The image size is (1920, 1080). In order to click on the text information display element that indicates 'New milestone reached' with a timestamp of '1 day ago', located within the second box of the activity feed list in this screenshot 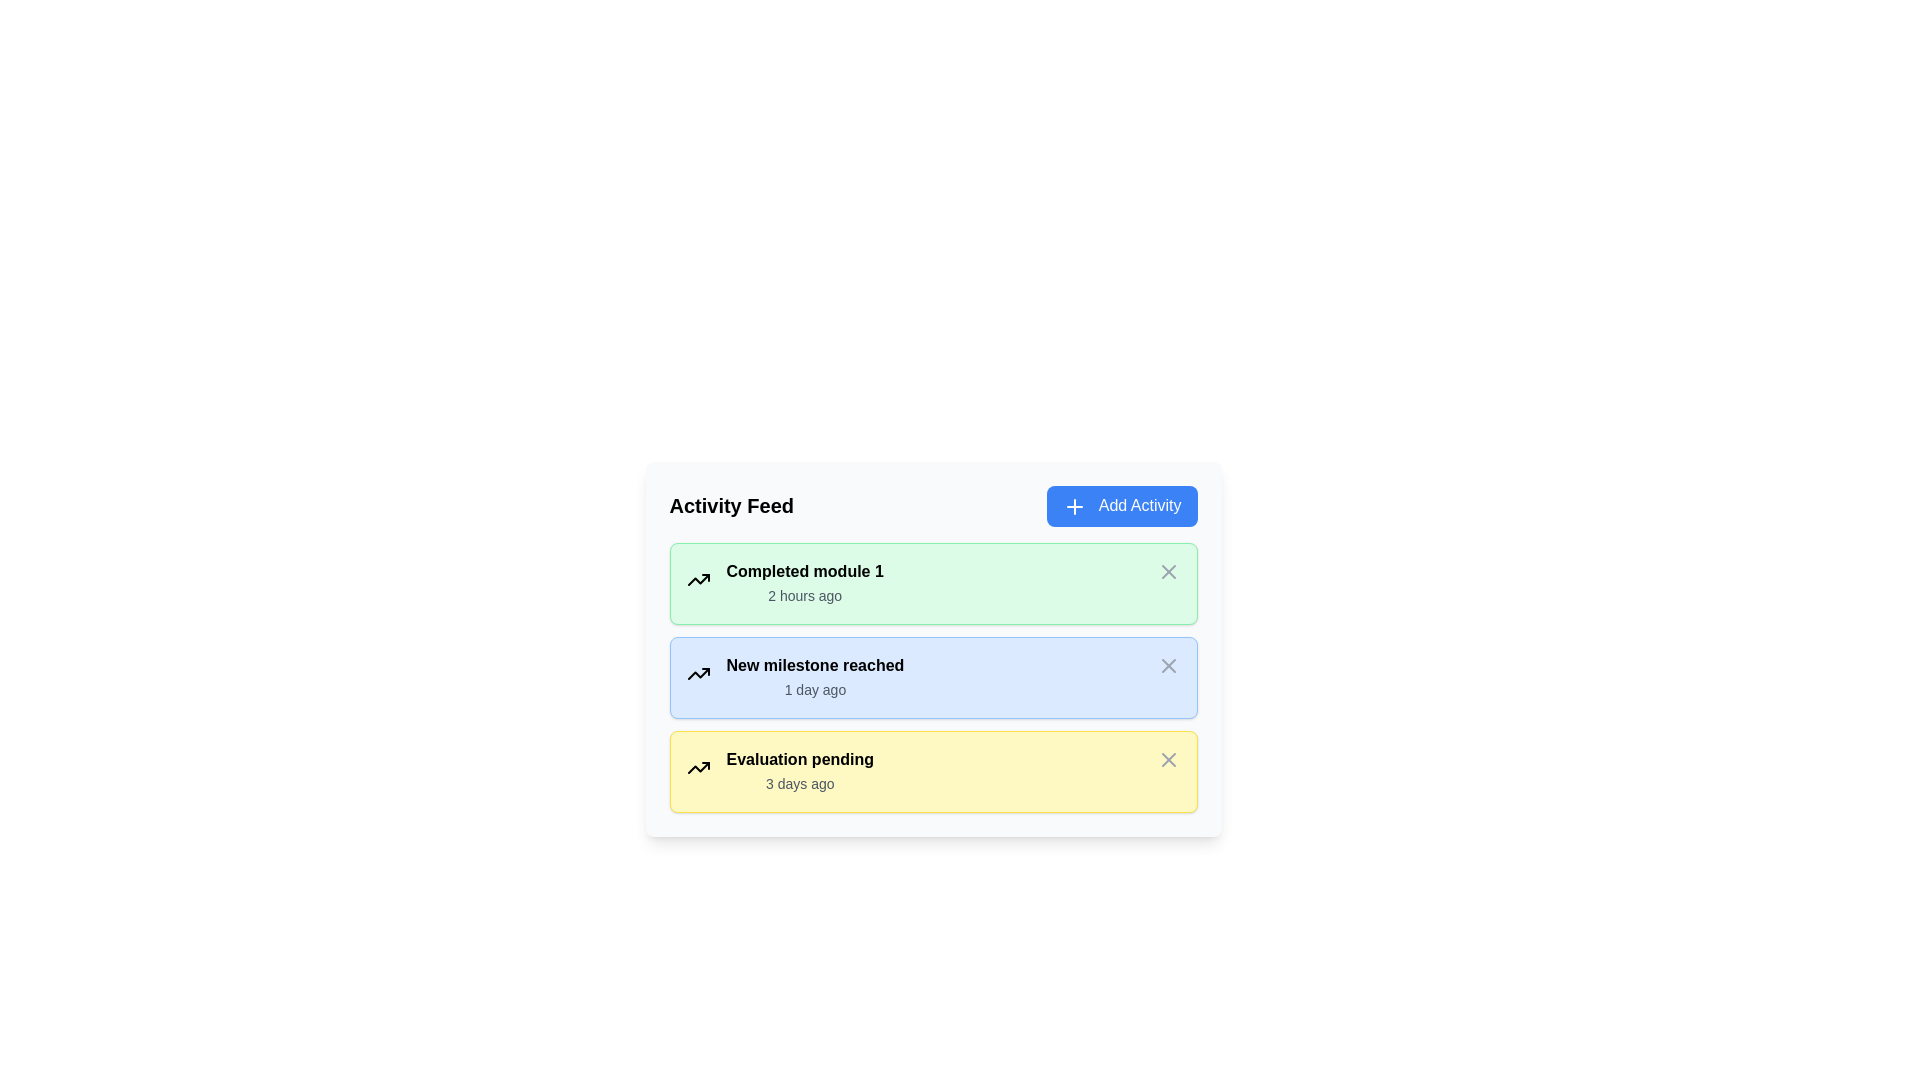, I will do `click(815, 676)`.